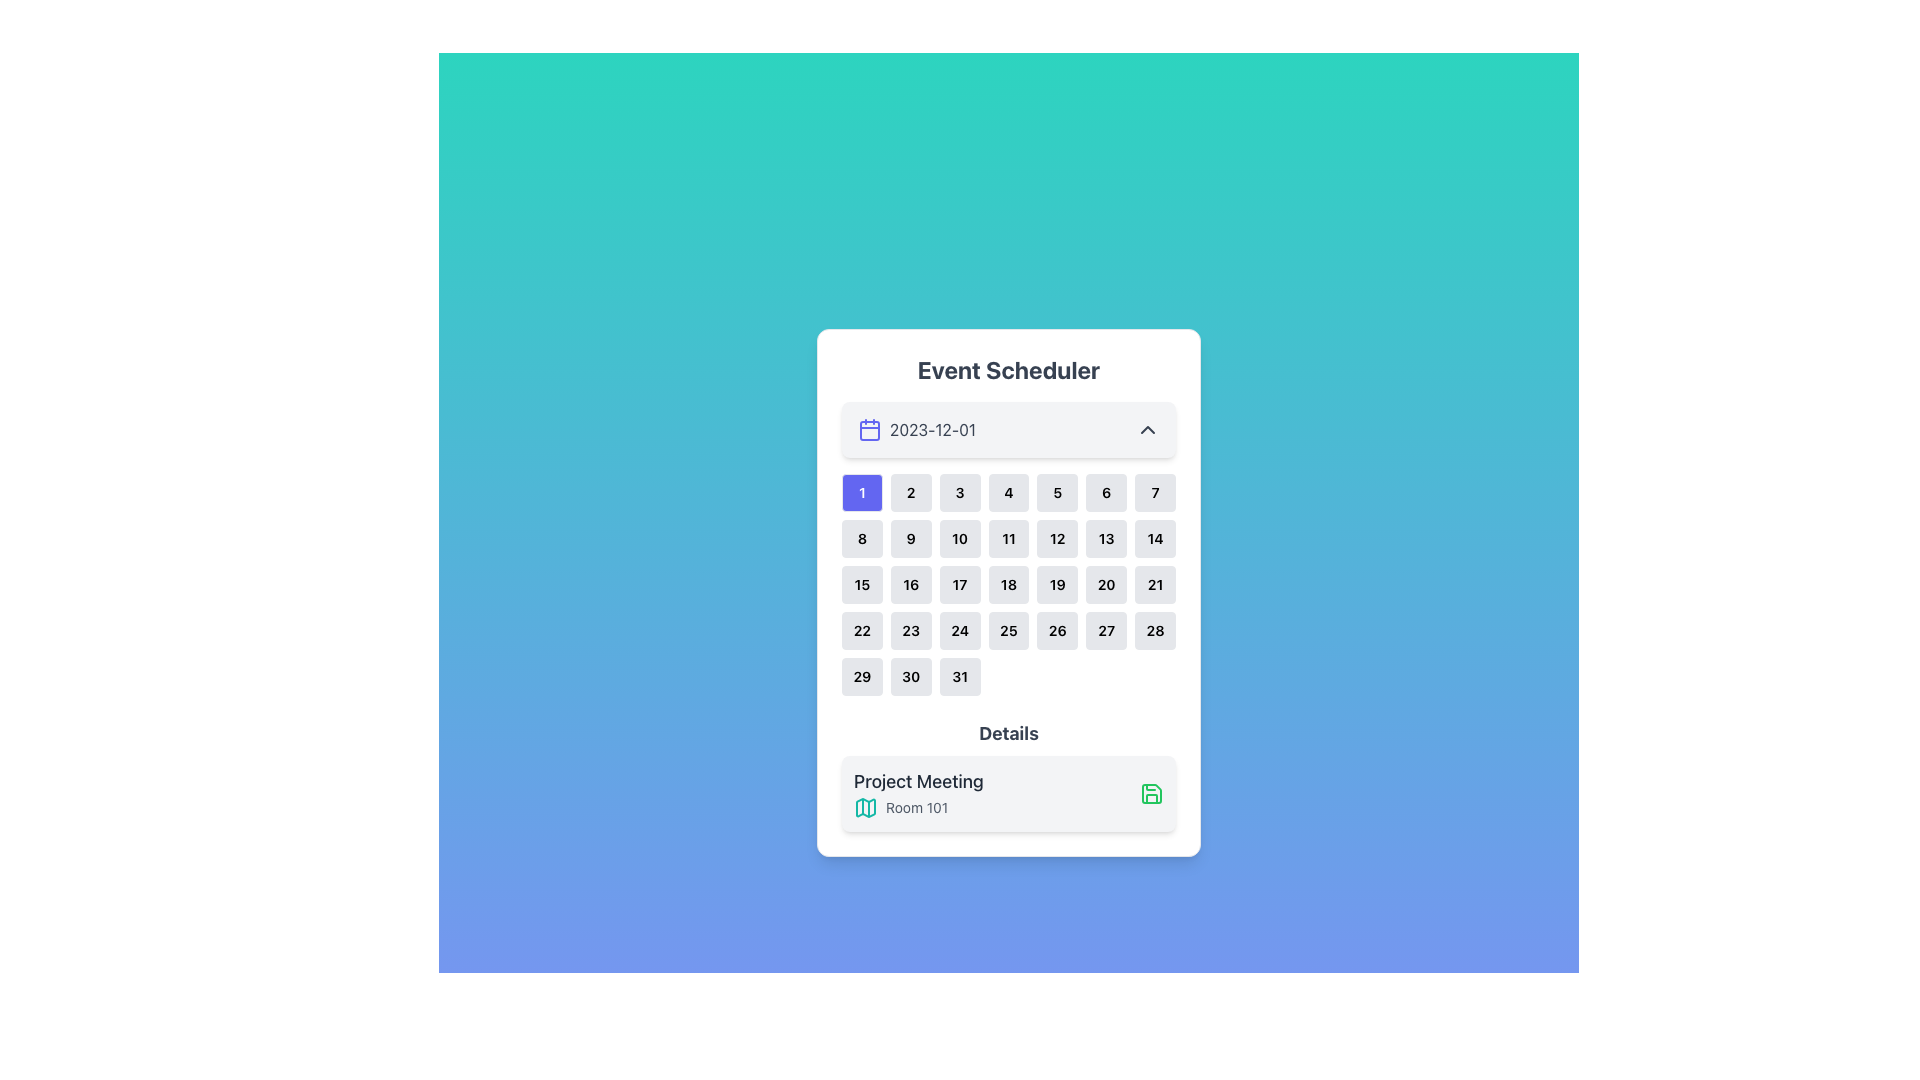  Describe the element at coordinates (862, 585) in the screenshot. I see `the selectable date button for the 15th day of the month in the Event Scheduler modal` at that location.